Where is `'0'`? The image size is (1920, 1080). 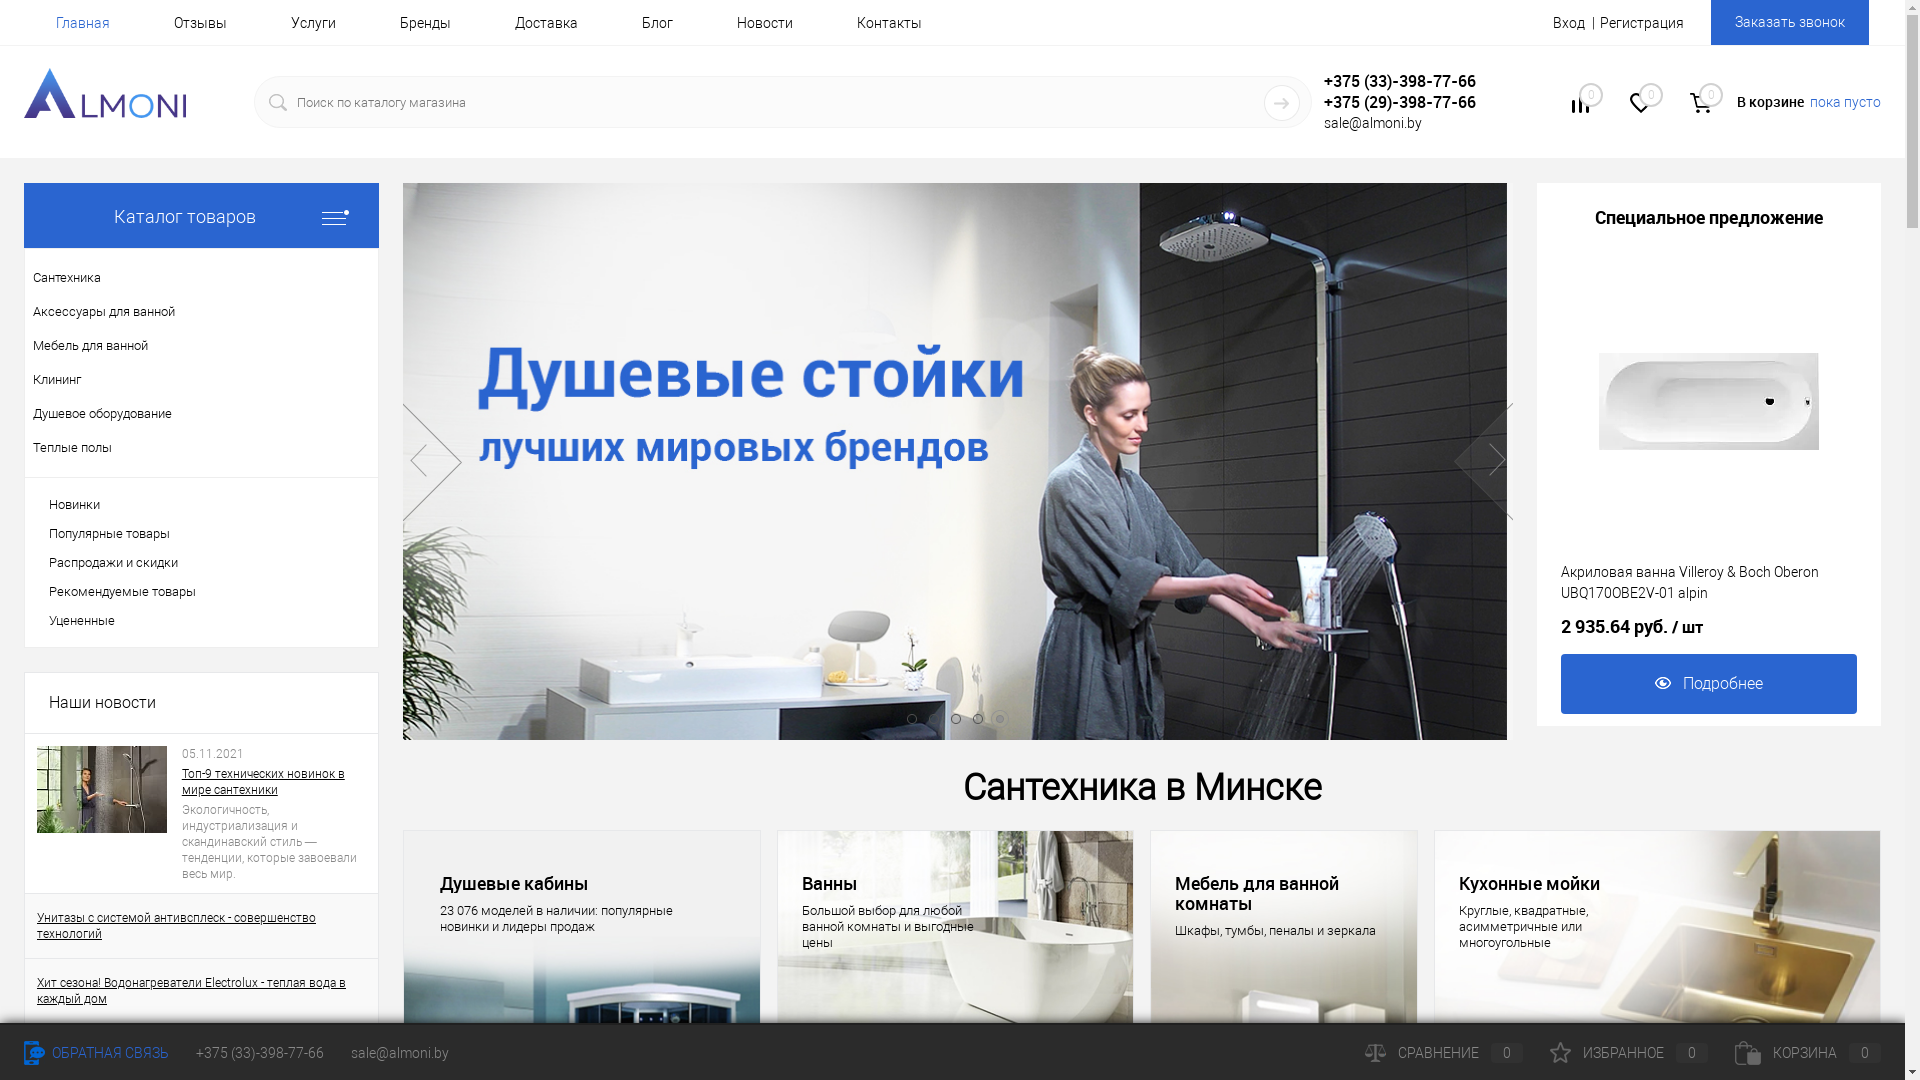
'0' is located at coordinates (1699, 103).